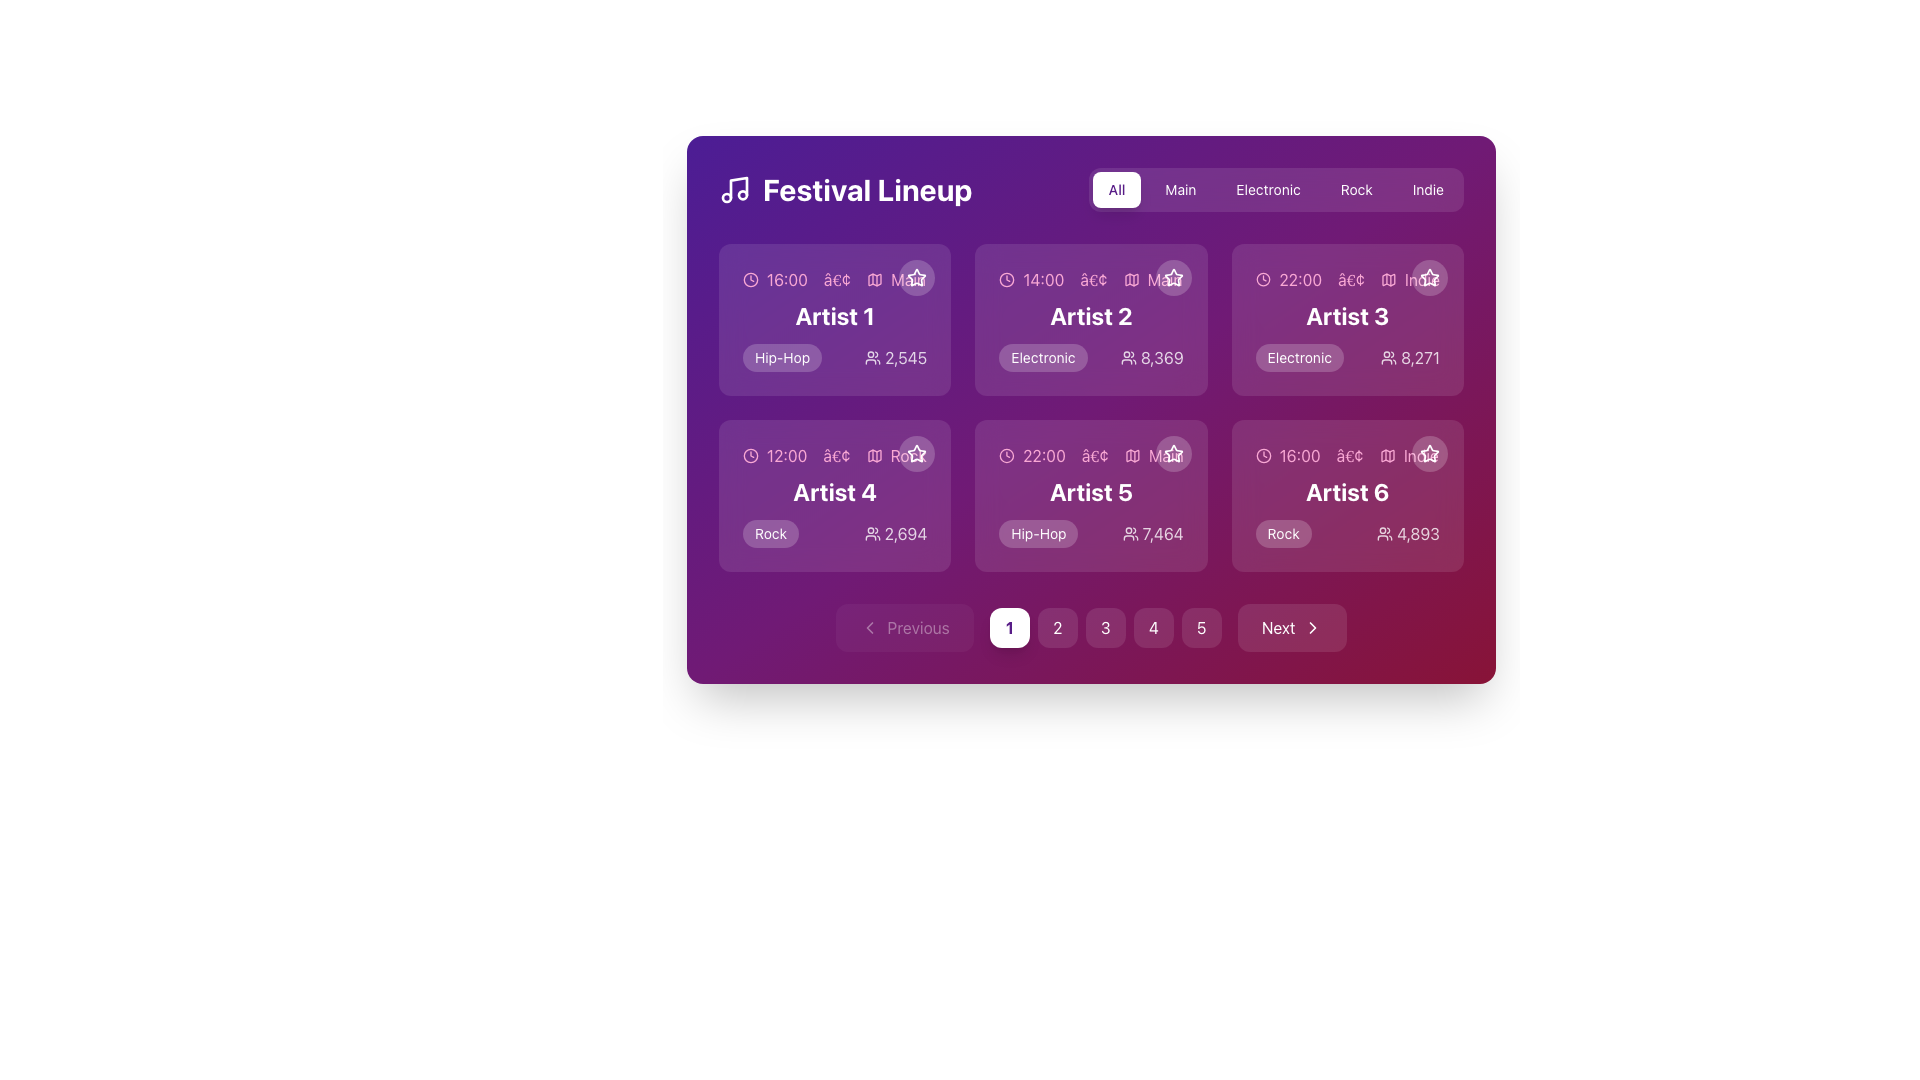 The image size is (1920, 1080). What do you see at coordinates (749, 280) in the screenshot?
I see `the circular boundary within the clock icon located near the top left of the card` at bounding box center [749, 280].